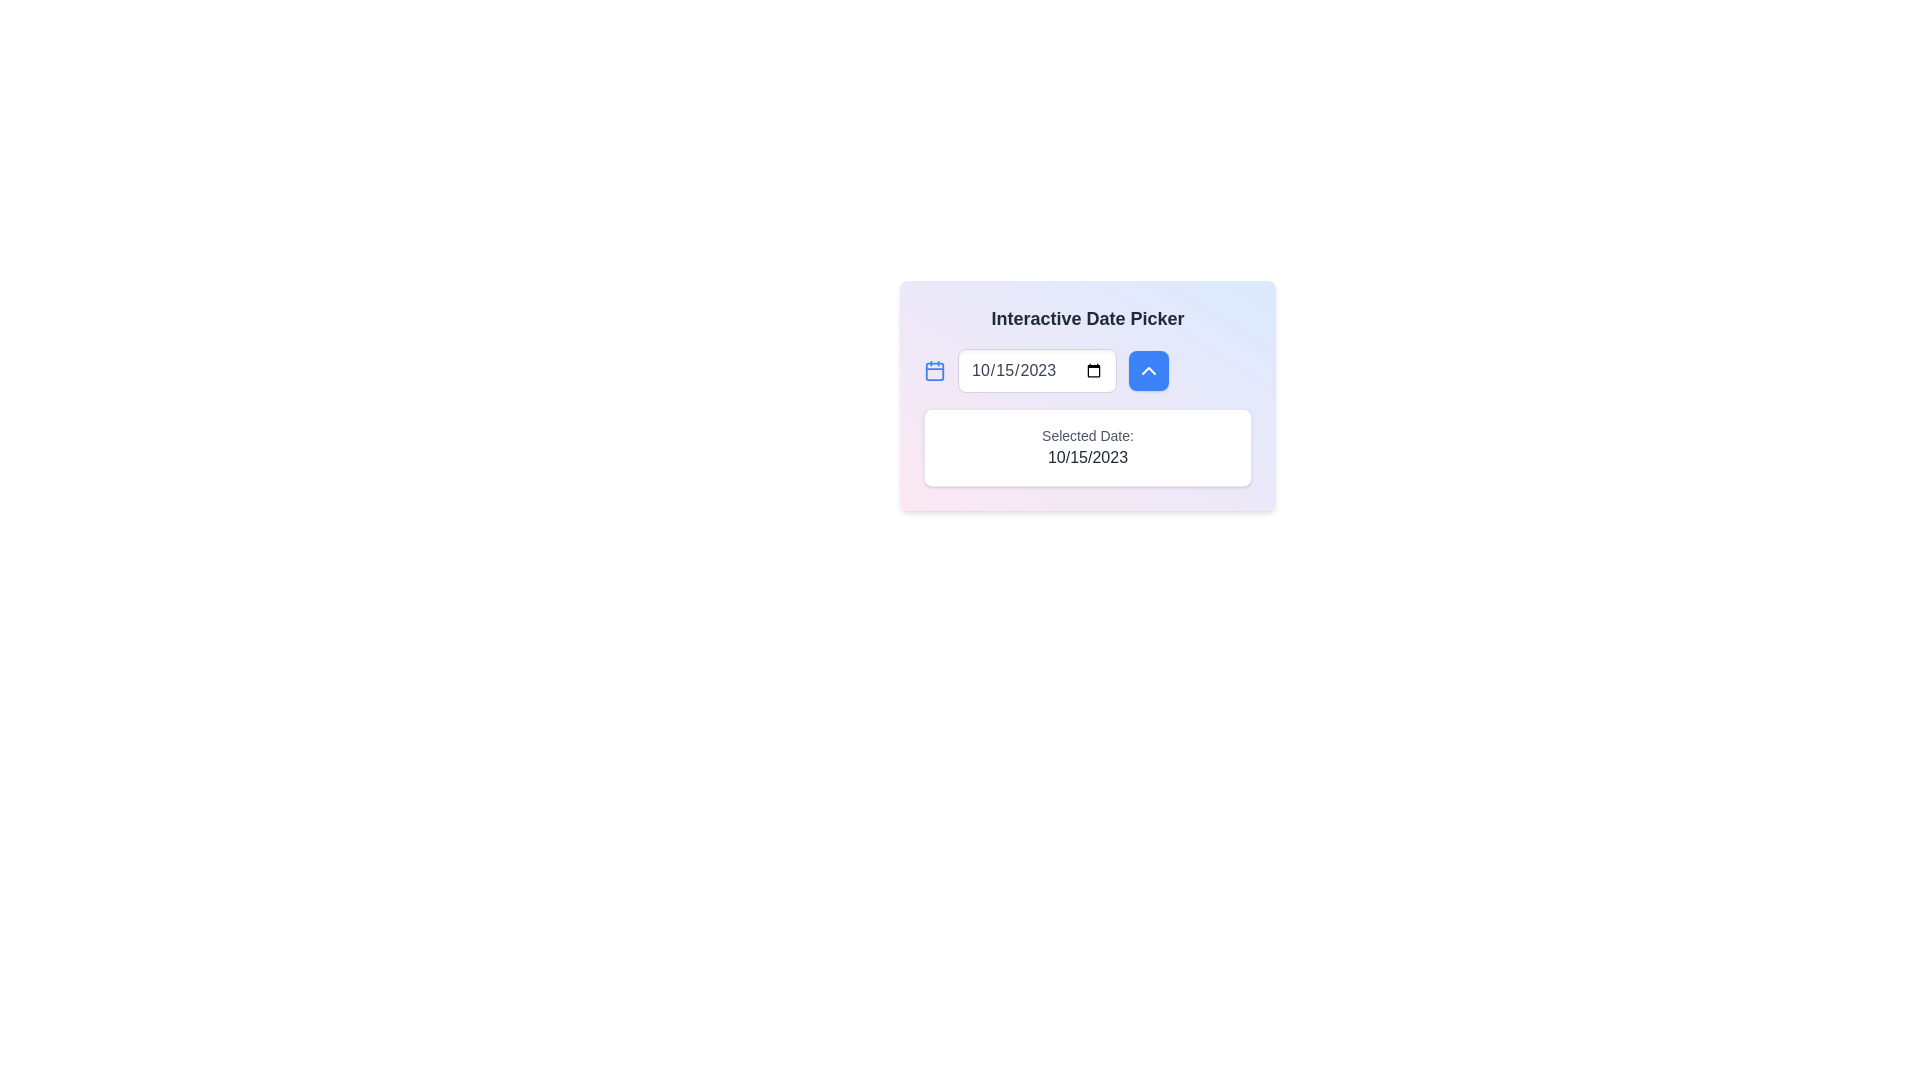 Image resolution: width=1920 pixels, height=1080 pixels. I want to click on the chevron-style upward arrow icon within the blue button located to the right of the input box displaying the date '10/15/2023' to interact with the date picker component, so click(1148, 370).